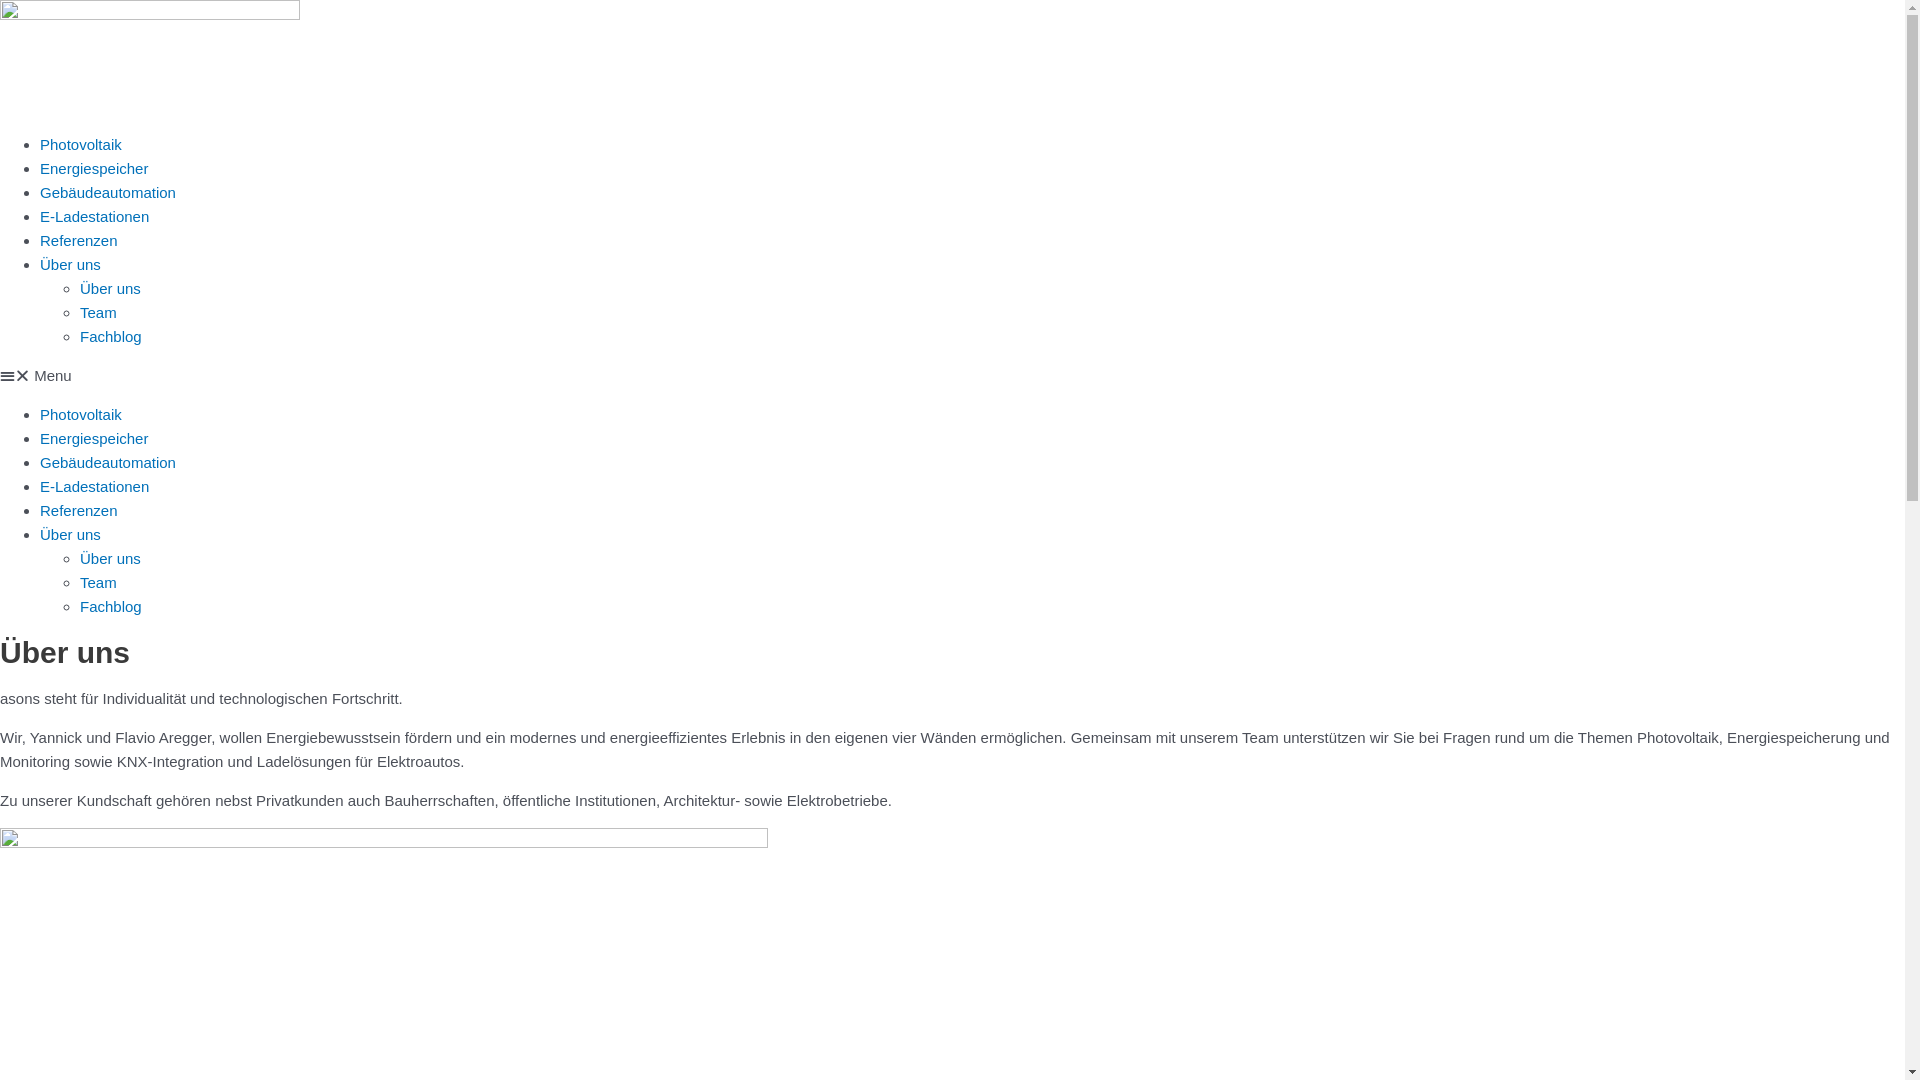  I want to click on 'Referenzen', so click(78, 509).